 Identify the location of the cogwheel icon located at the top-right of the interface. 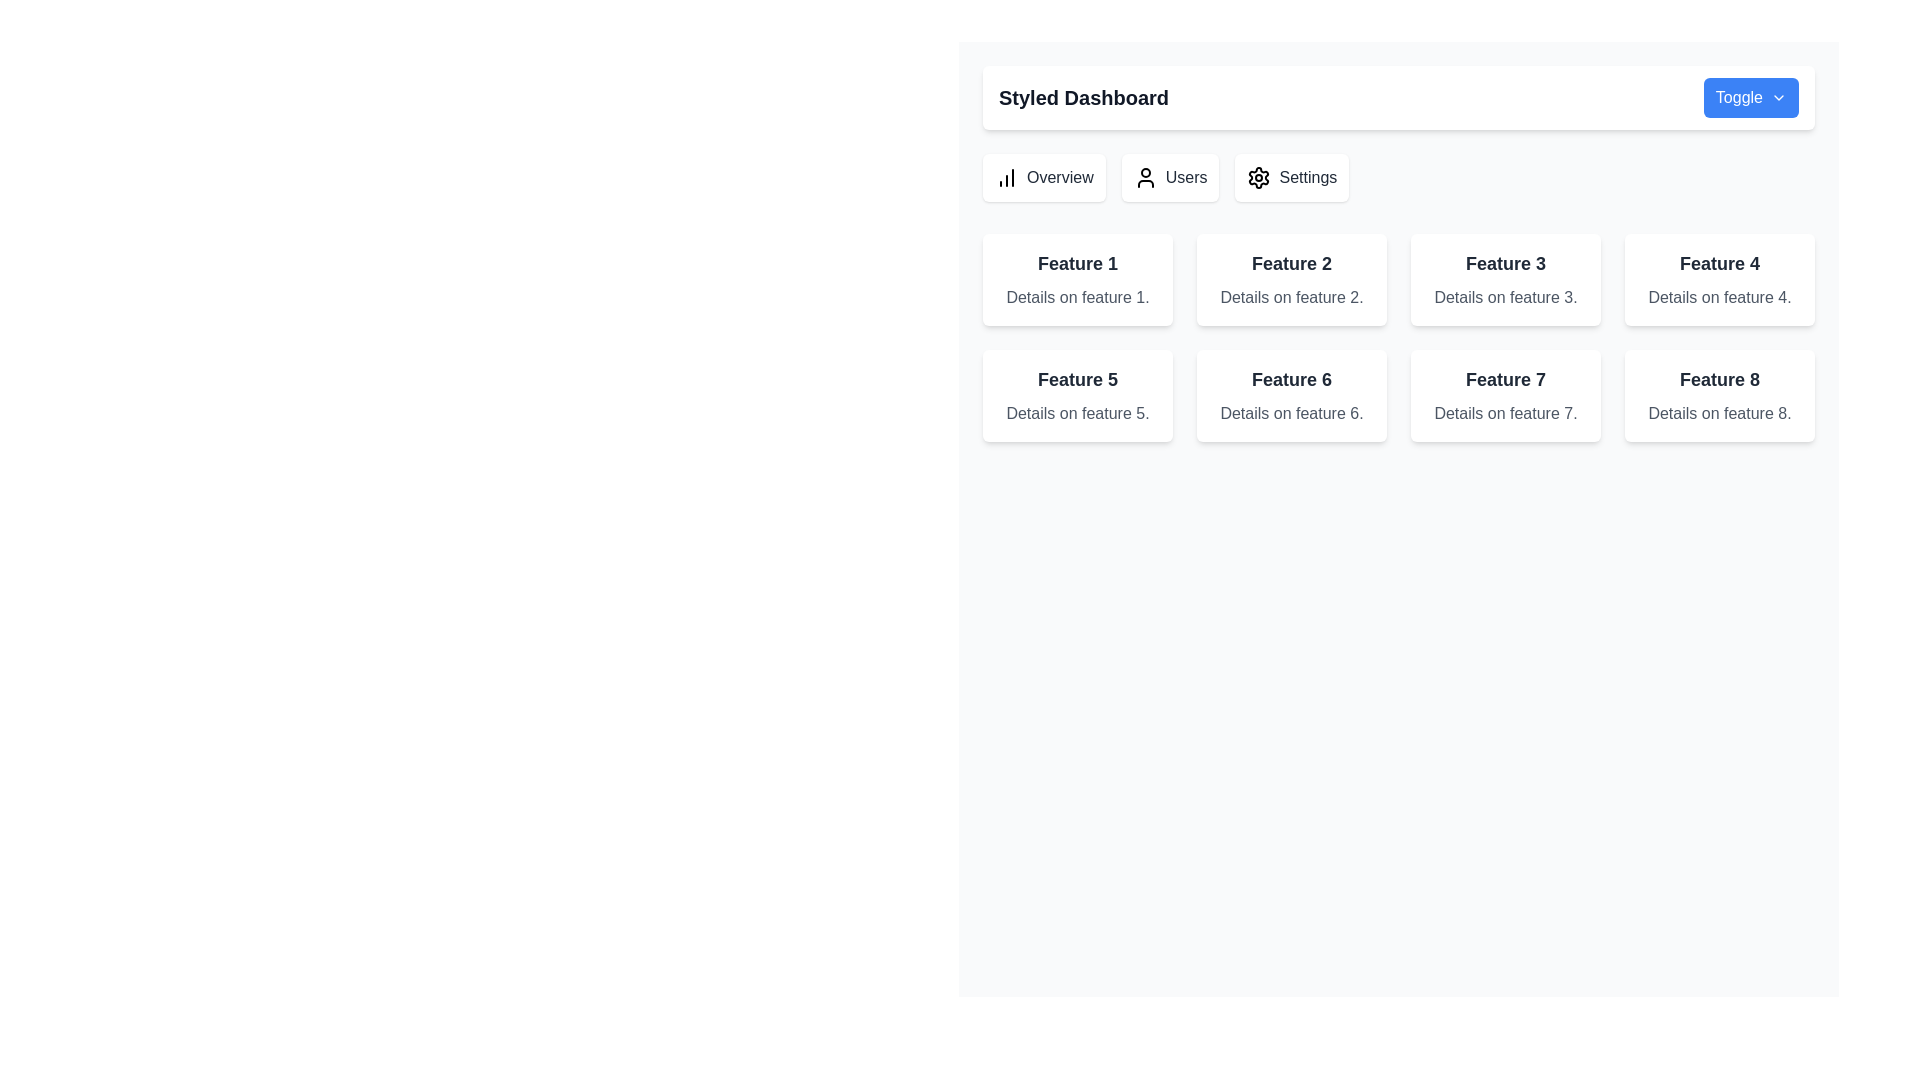
(1258, 176).